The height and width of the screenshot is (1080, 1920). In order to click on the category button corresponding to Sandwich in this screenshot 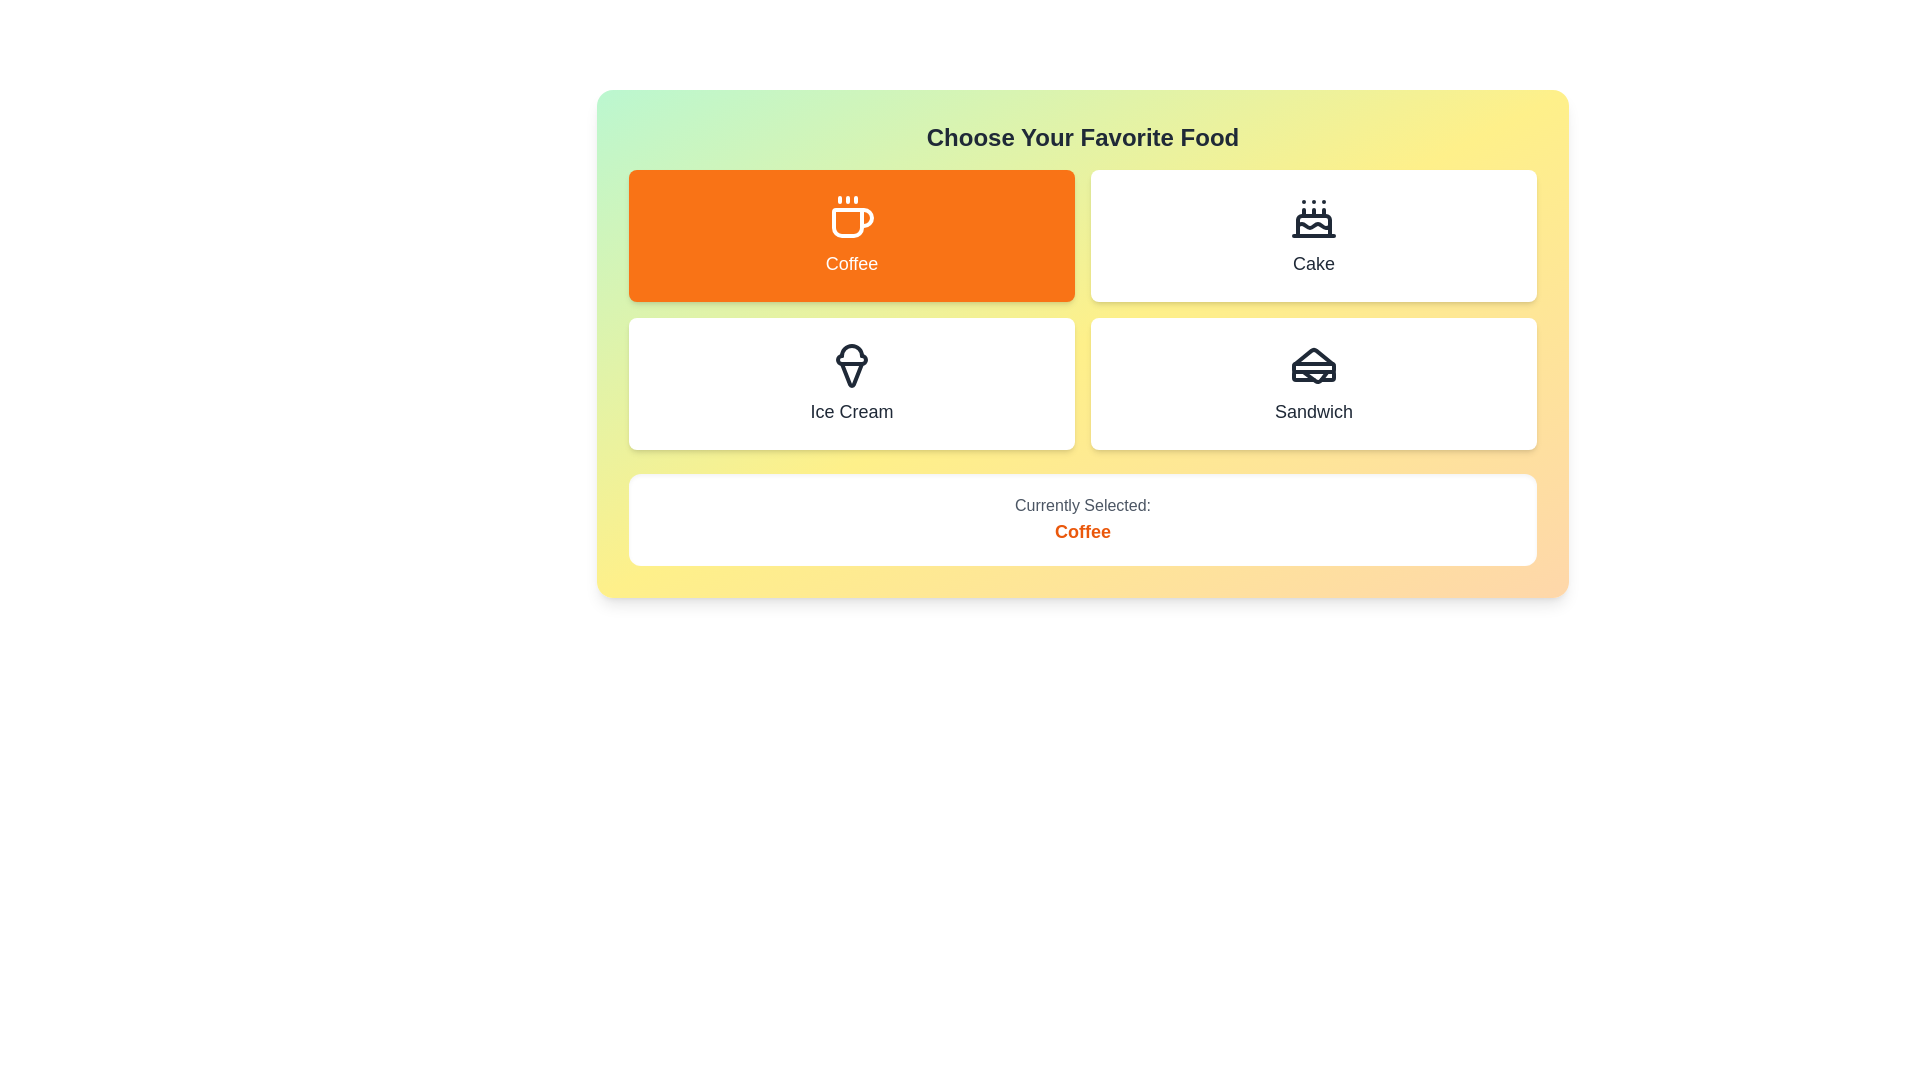, I will do `click(1314, 384)`.